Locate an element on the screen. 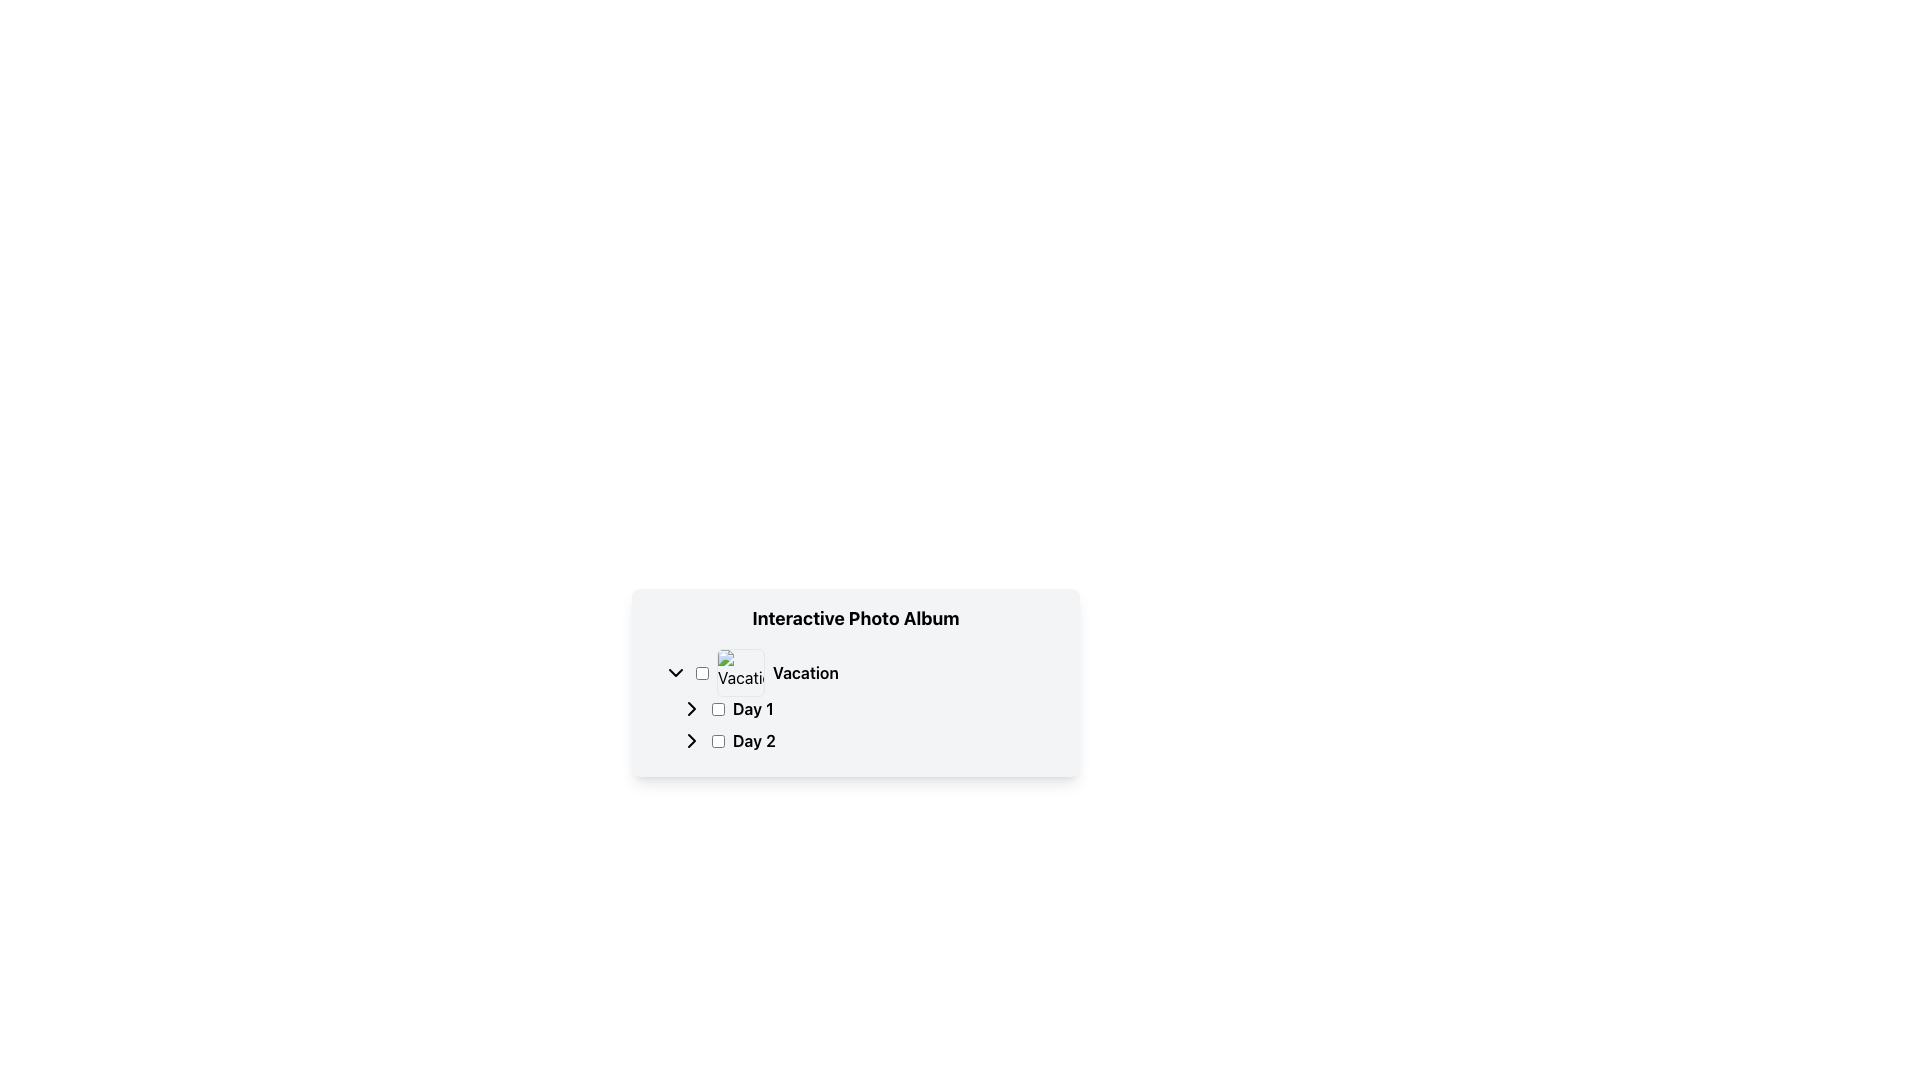 The height and width of the screenshot is (1080, 1920). the checkboxes for the items 'Vacation', 'Day 1', and 'Day 2' in the Hierarchical List under the 'Interactive Photo Album' block is located at coordinates (855, 700).